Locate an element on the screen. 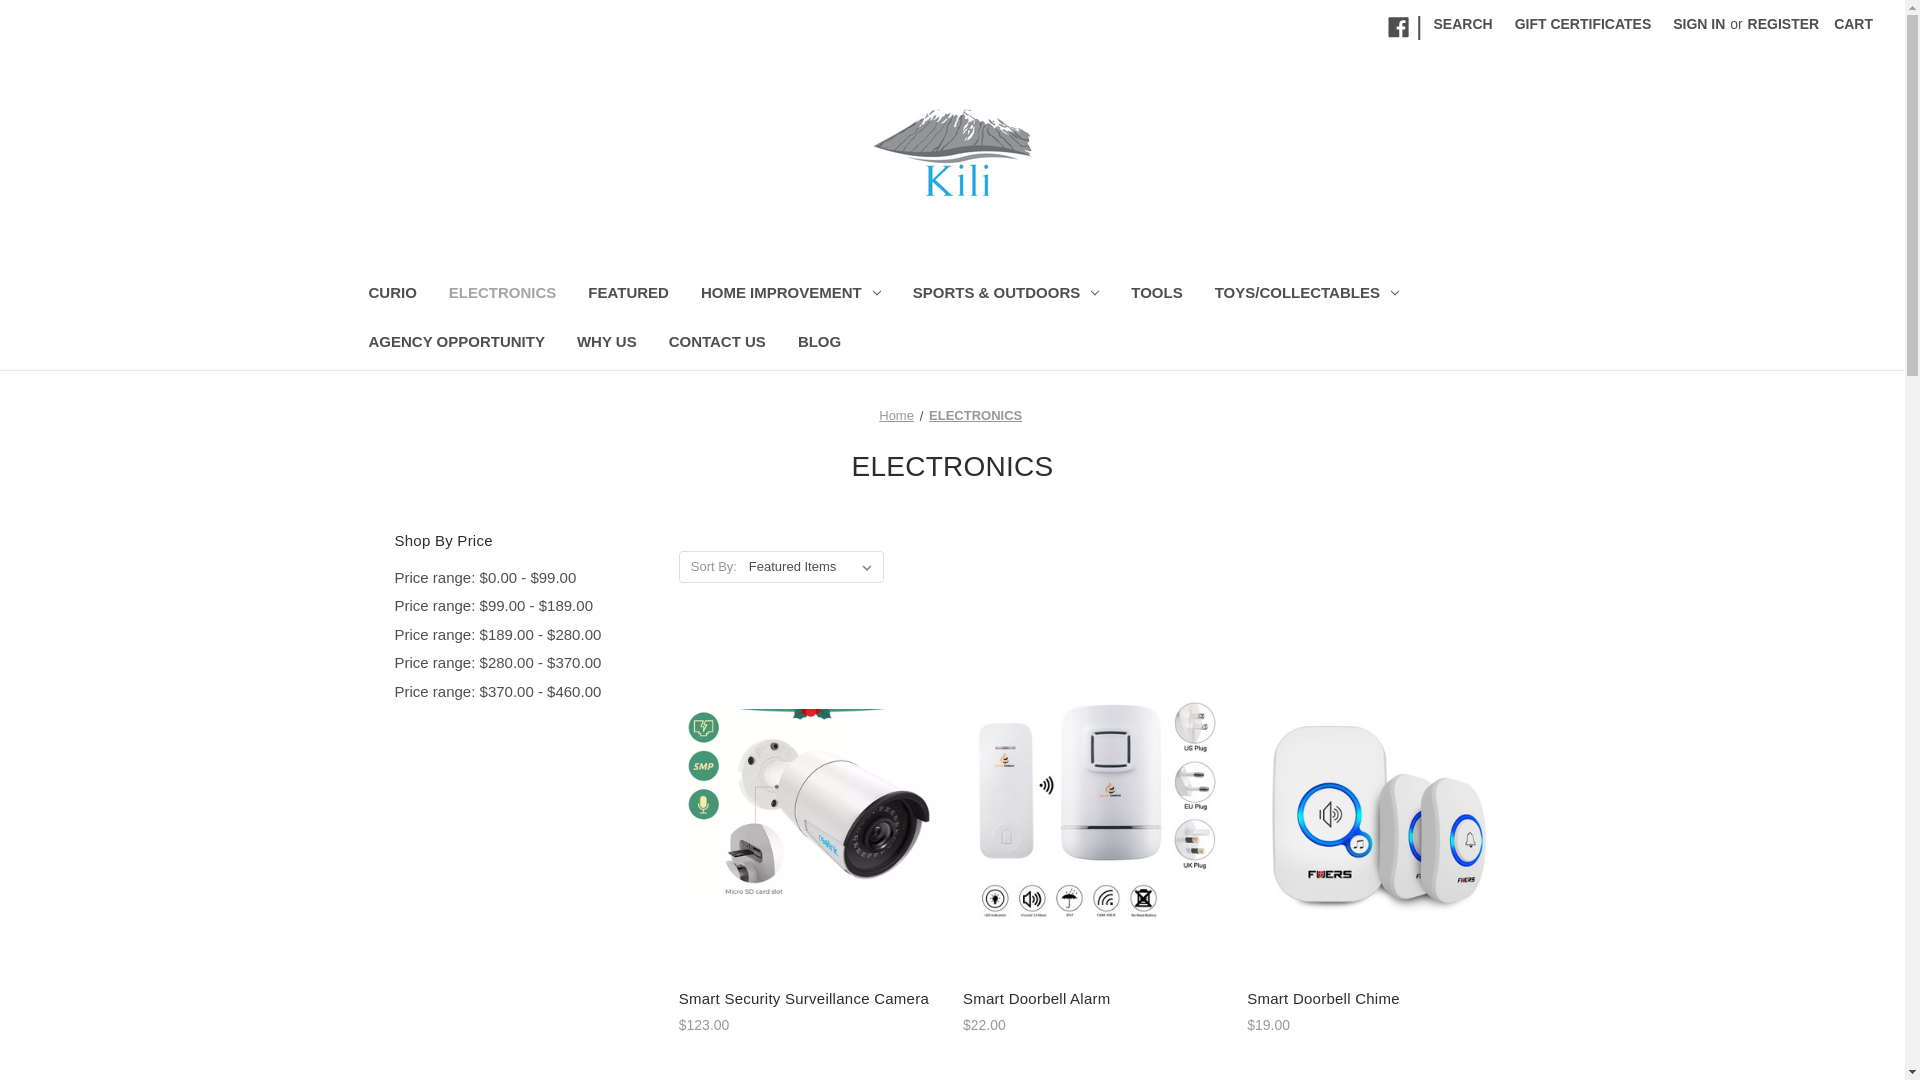 The height and width of the screenshot is (1080, 1920). 'Home' is located at coordinates (895, 414).